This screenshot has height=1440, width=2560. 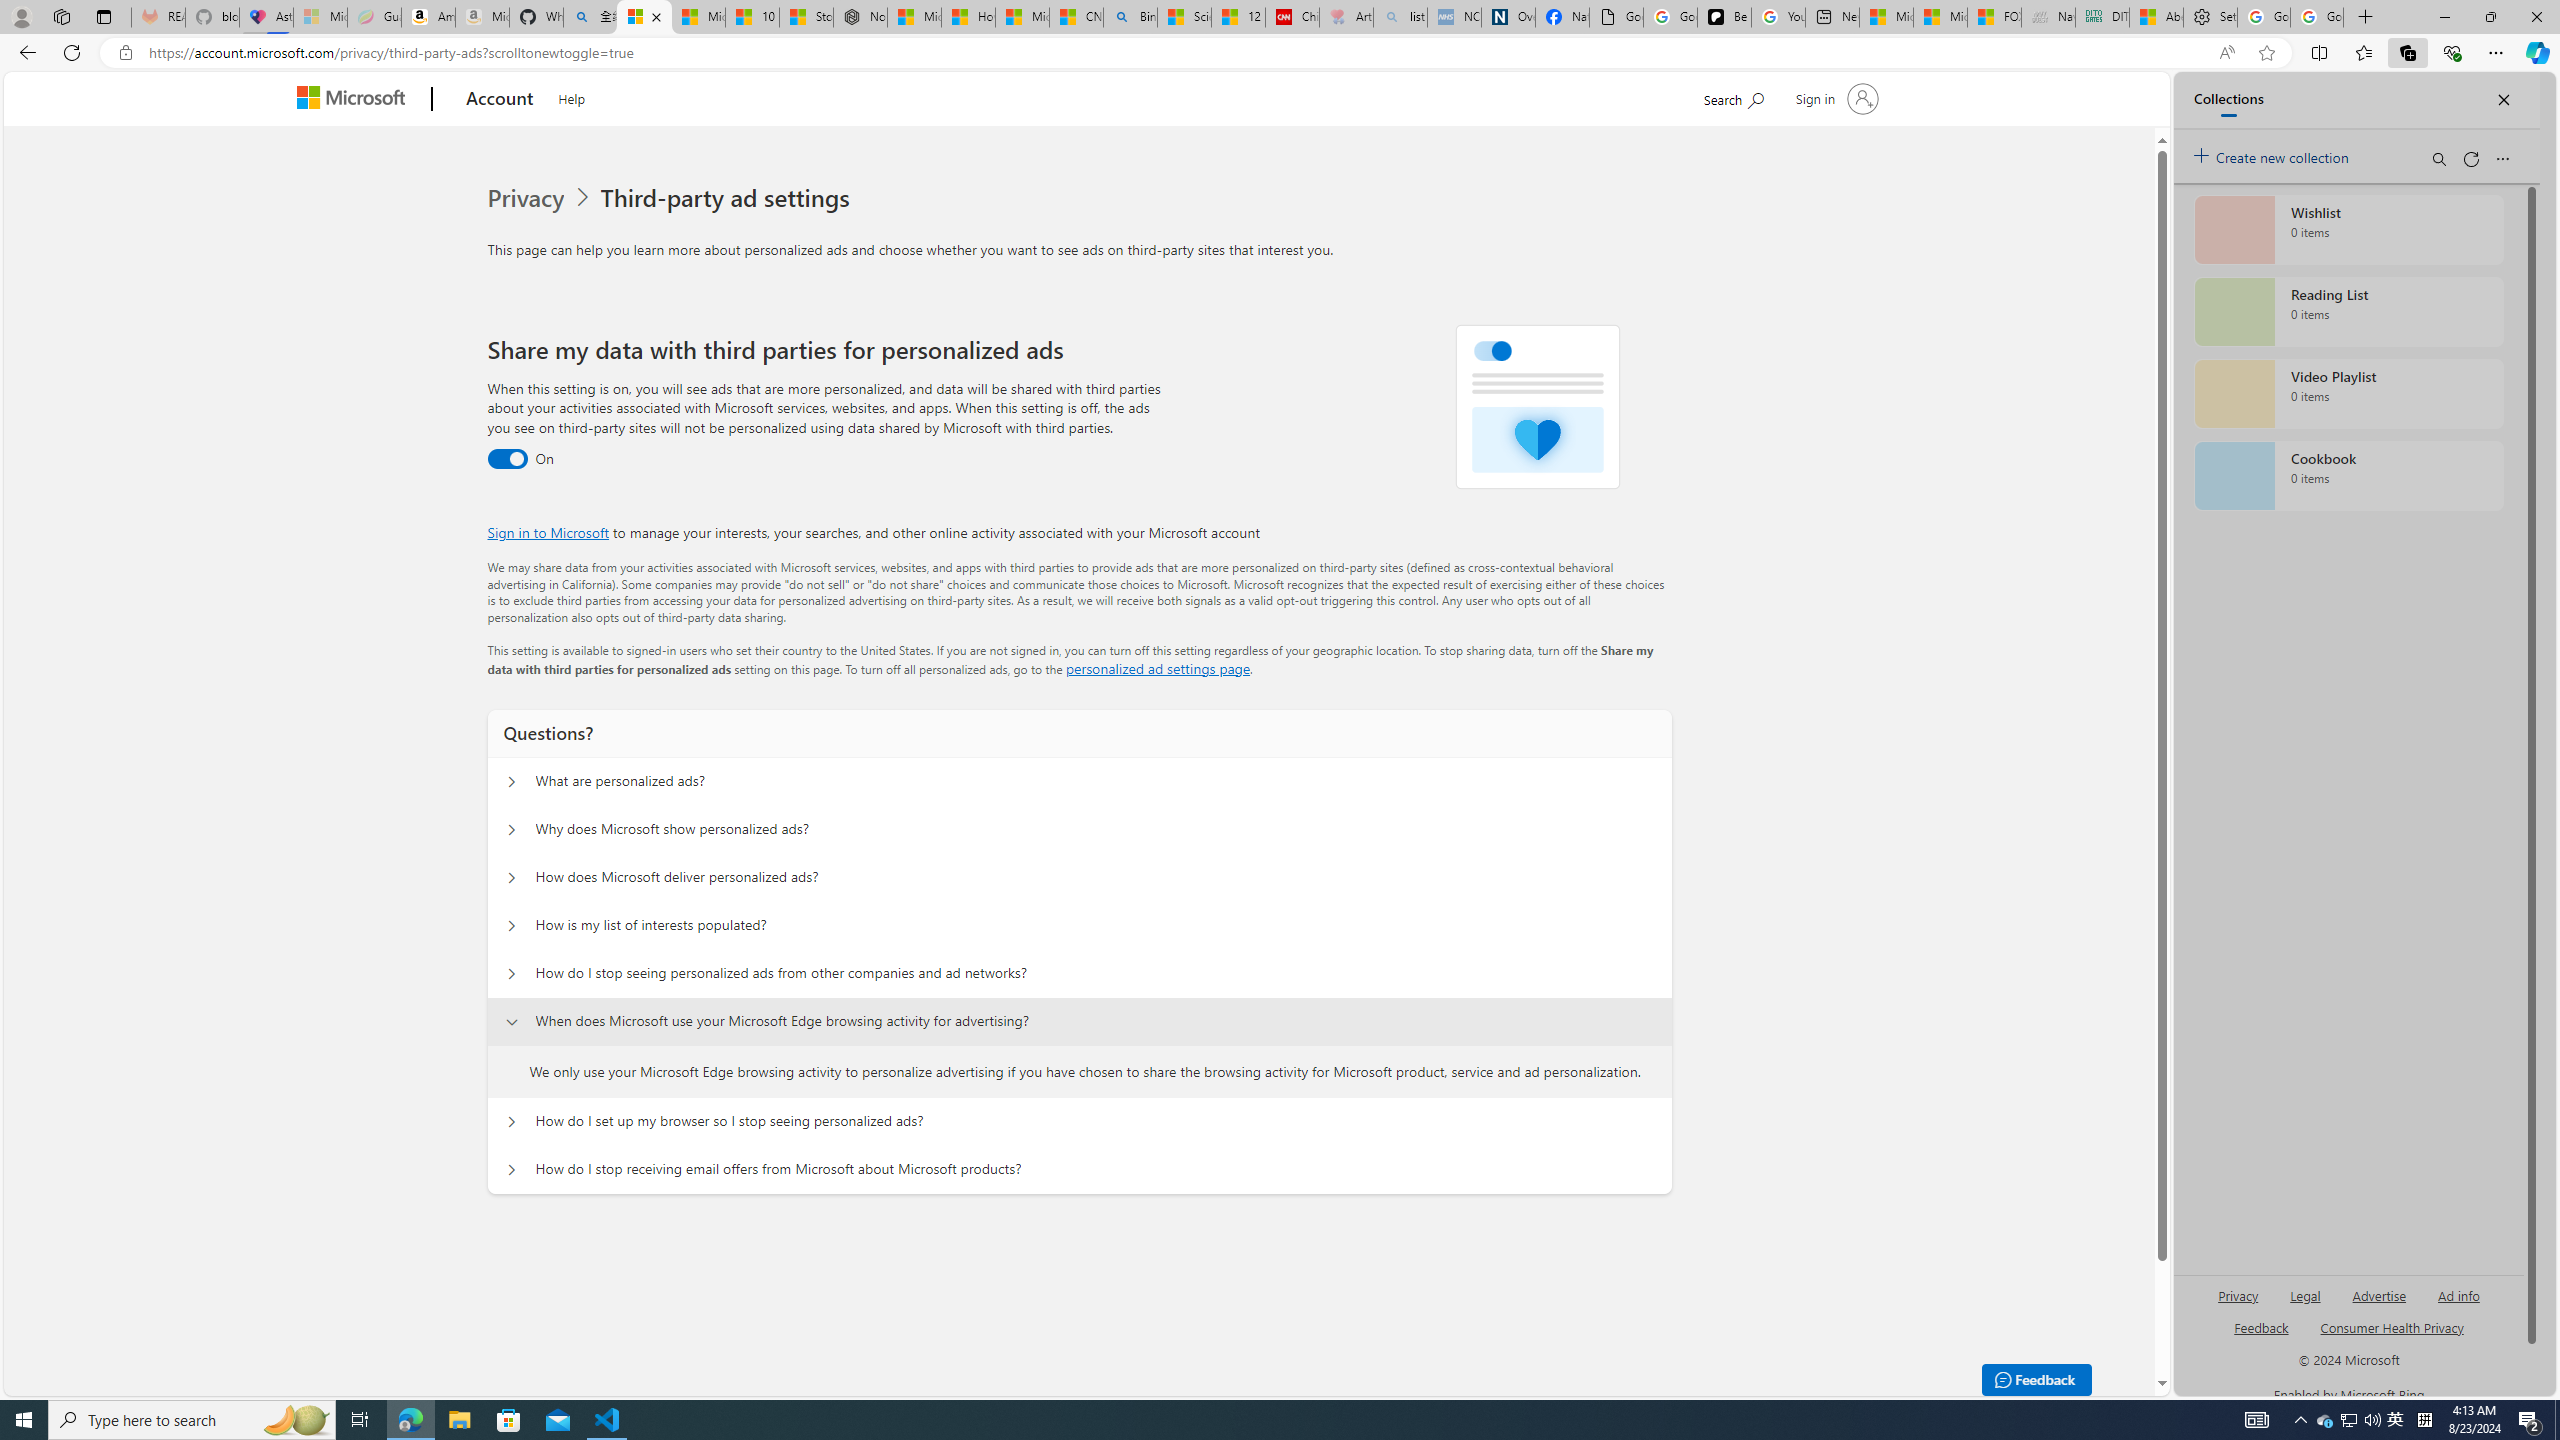 I want to click on 'Sign in to your account', so click(x=1834, y=97).